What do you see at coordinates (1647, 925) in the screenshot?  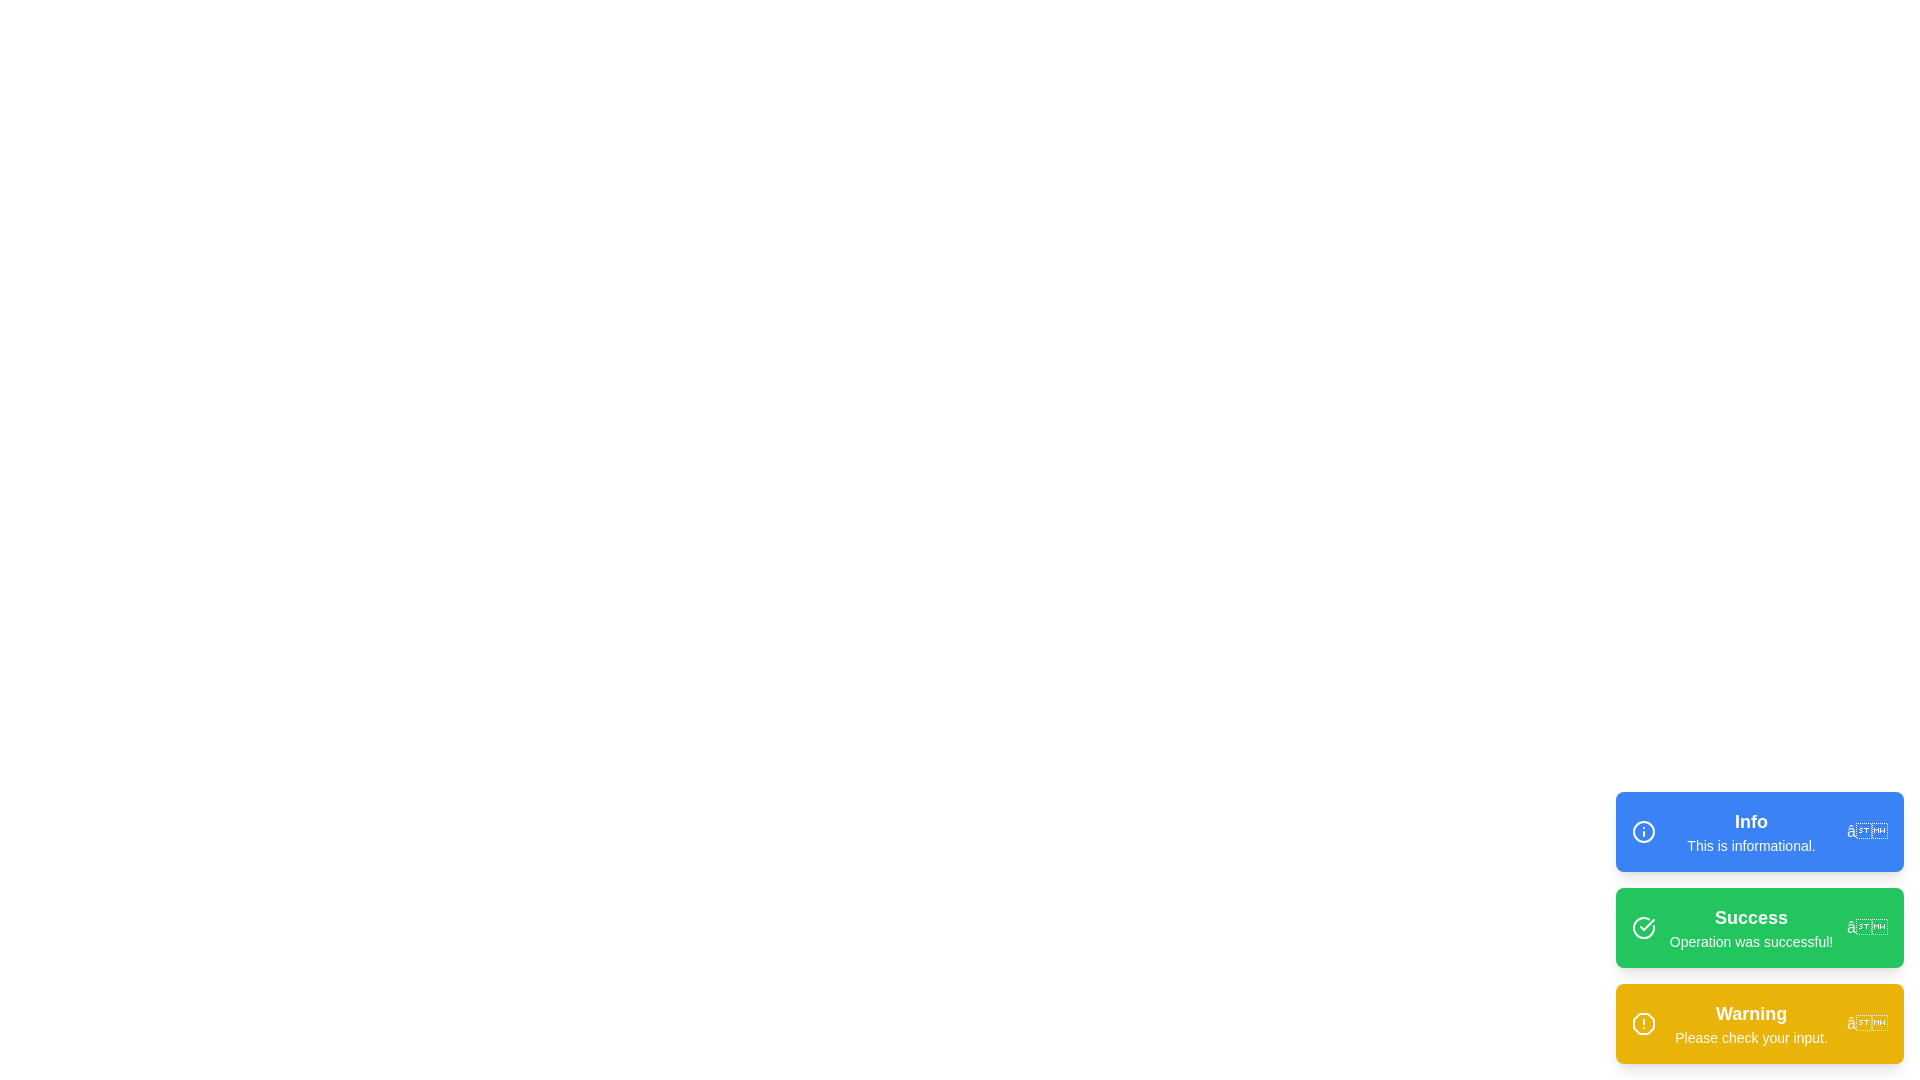 I see `the small checkmark icon within a green circle, which is part of a grouped icon structure on the success notification card` at bounding box center [1647, 925].